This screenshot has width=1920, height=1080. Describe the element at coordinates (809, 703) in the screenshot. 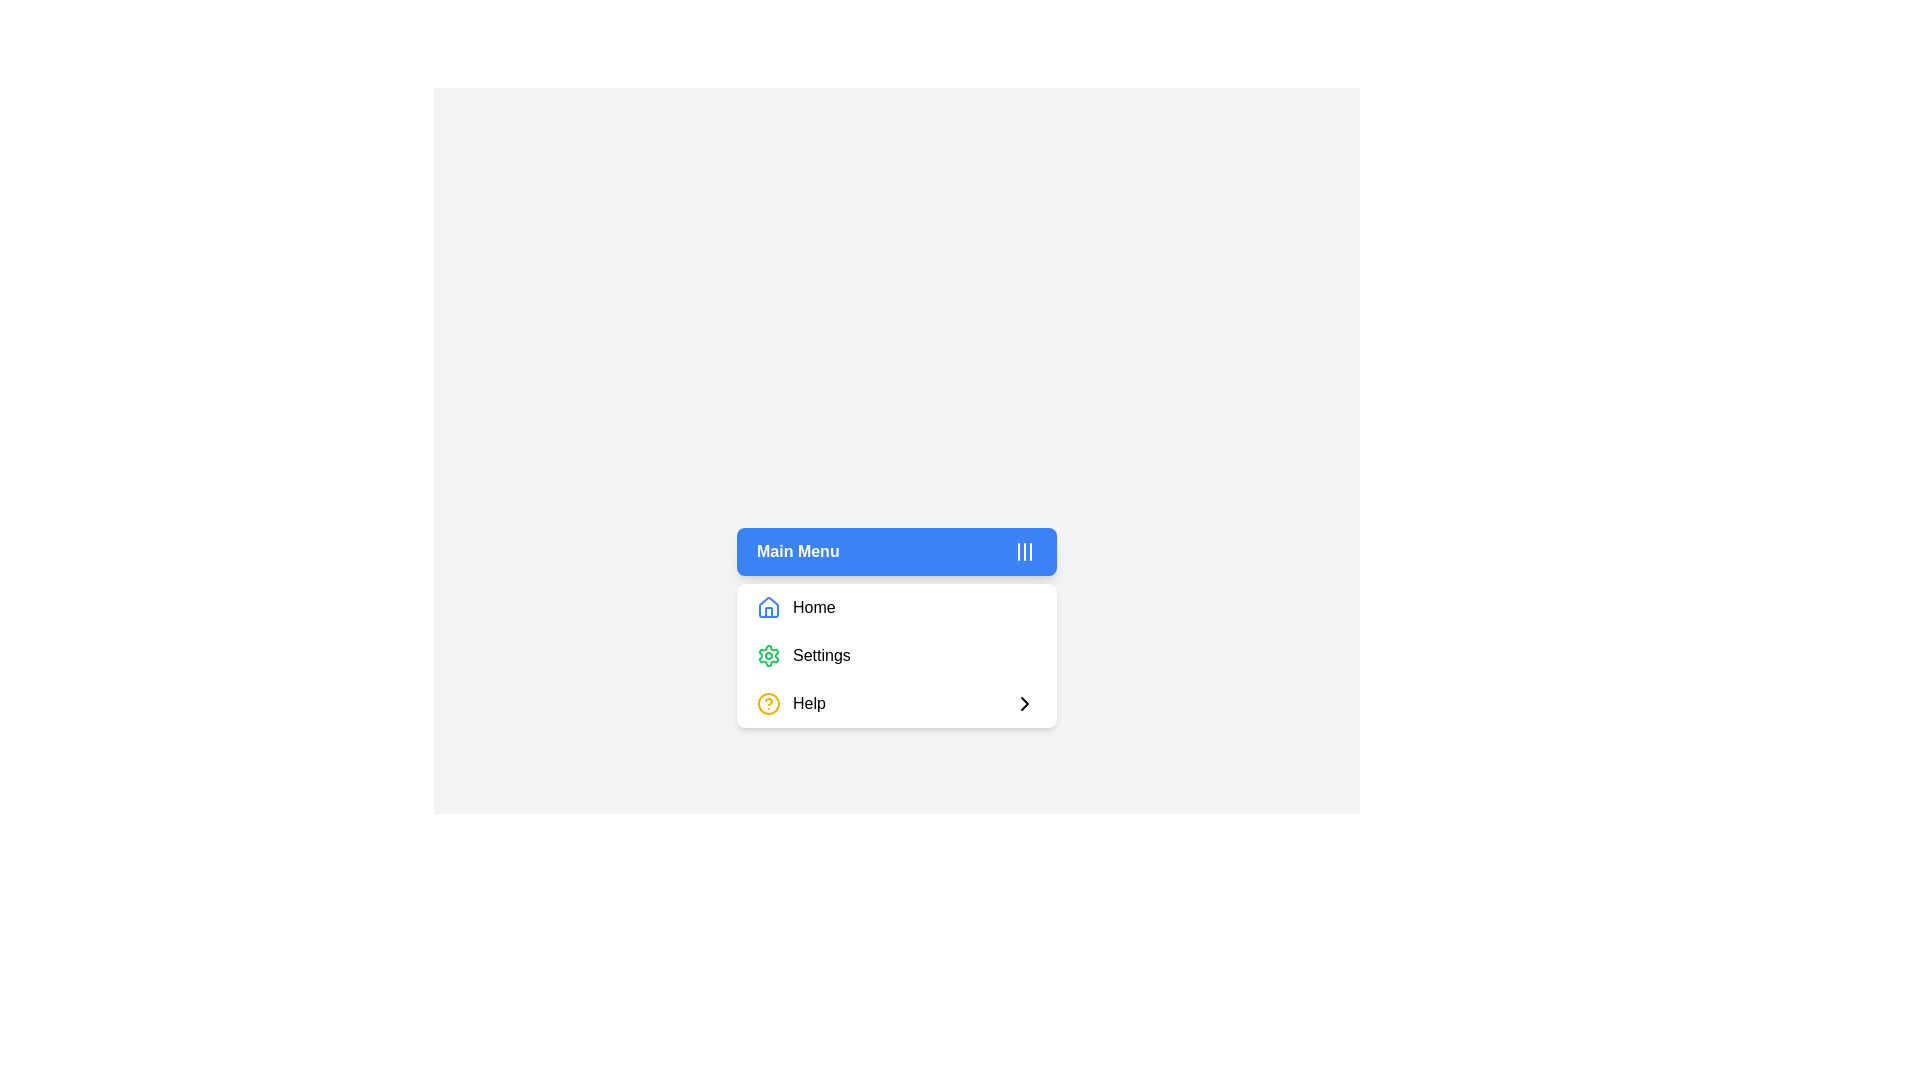

I see `the 'Help' text label located in the bottom-most line item of the dropdown menu, which is accompanied by a yellow circle icon with a question mark on the left and an arrow on the right` at that location.